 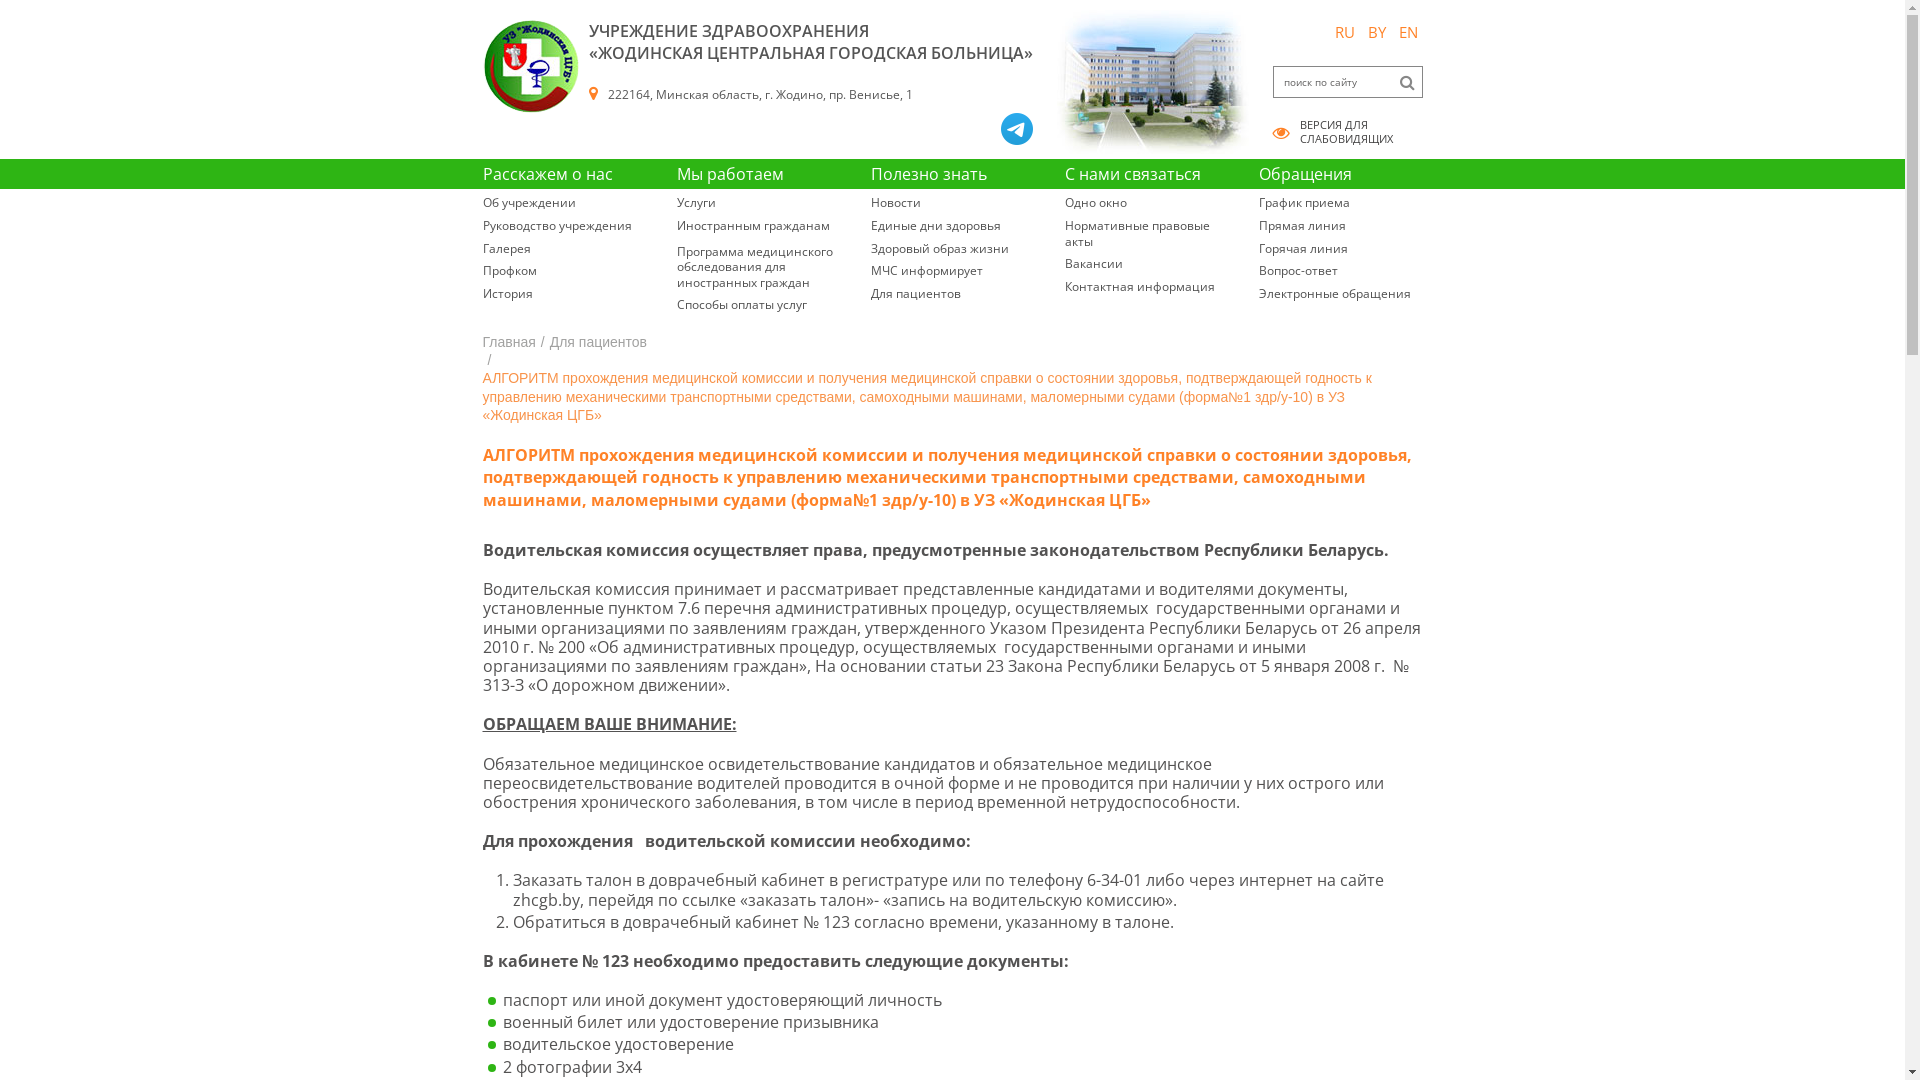 What do you see at coordinates (1407, 31) in the screenshot?
I see `'EN'` at bounding box center [1407, 31].